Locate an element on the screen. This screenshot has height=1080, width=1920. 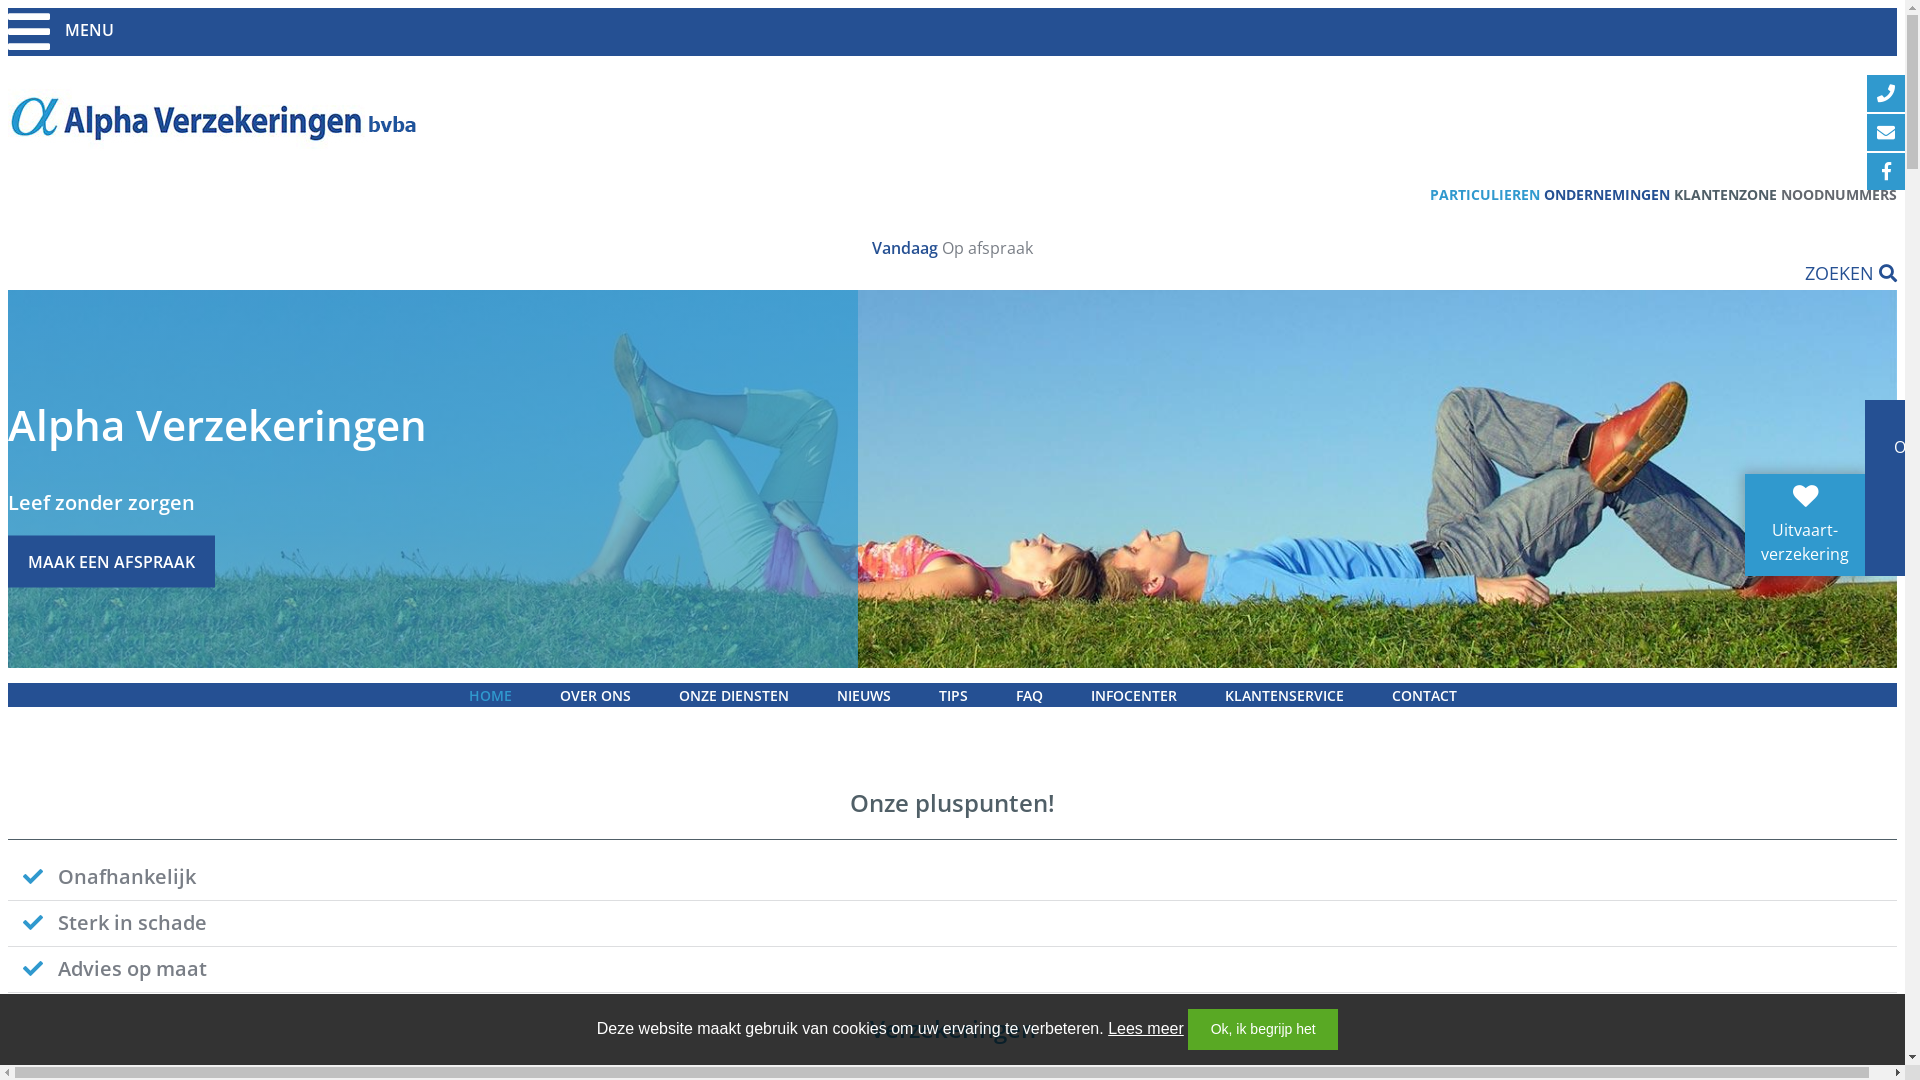
'TIPS' is located at coordinates (915, 694).